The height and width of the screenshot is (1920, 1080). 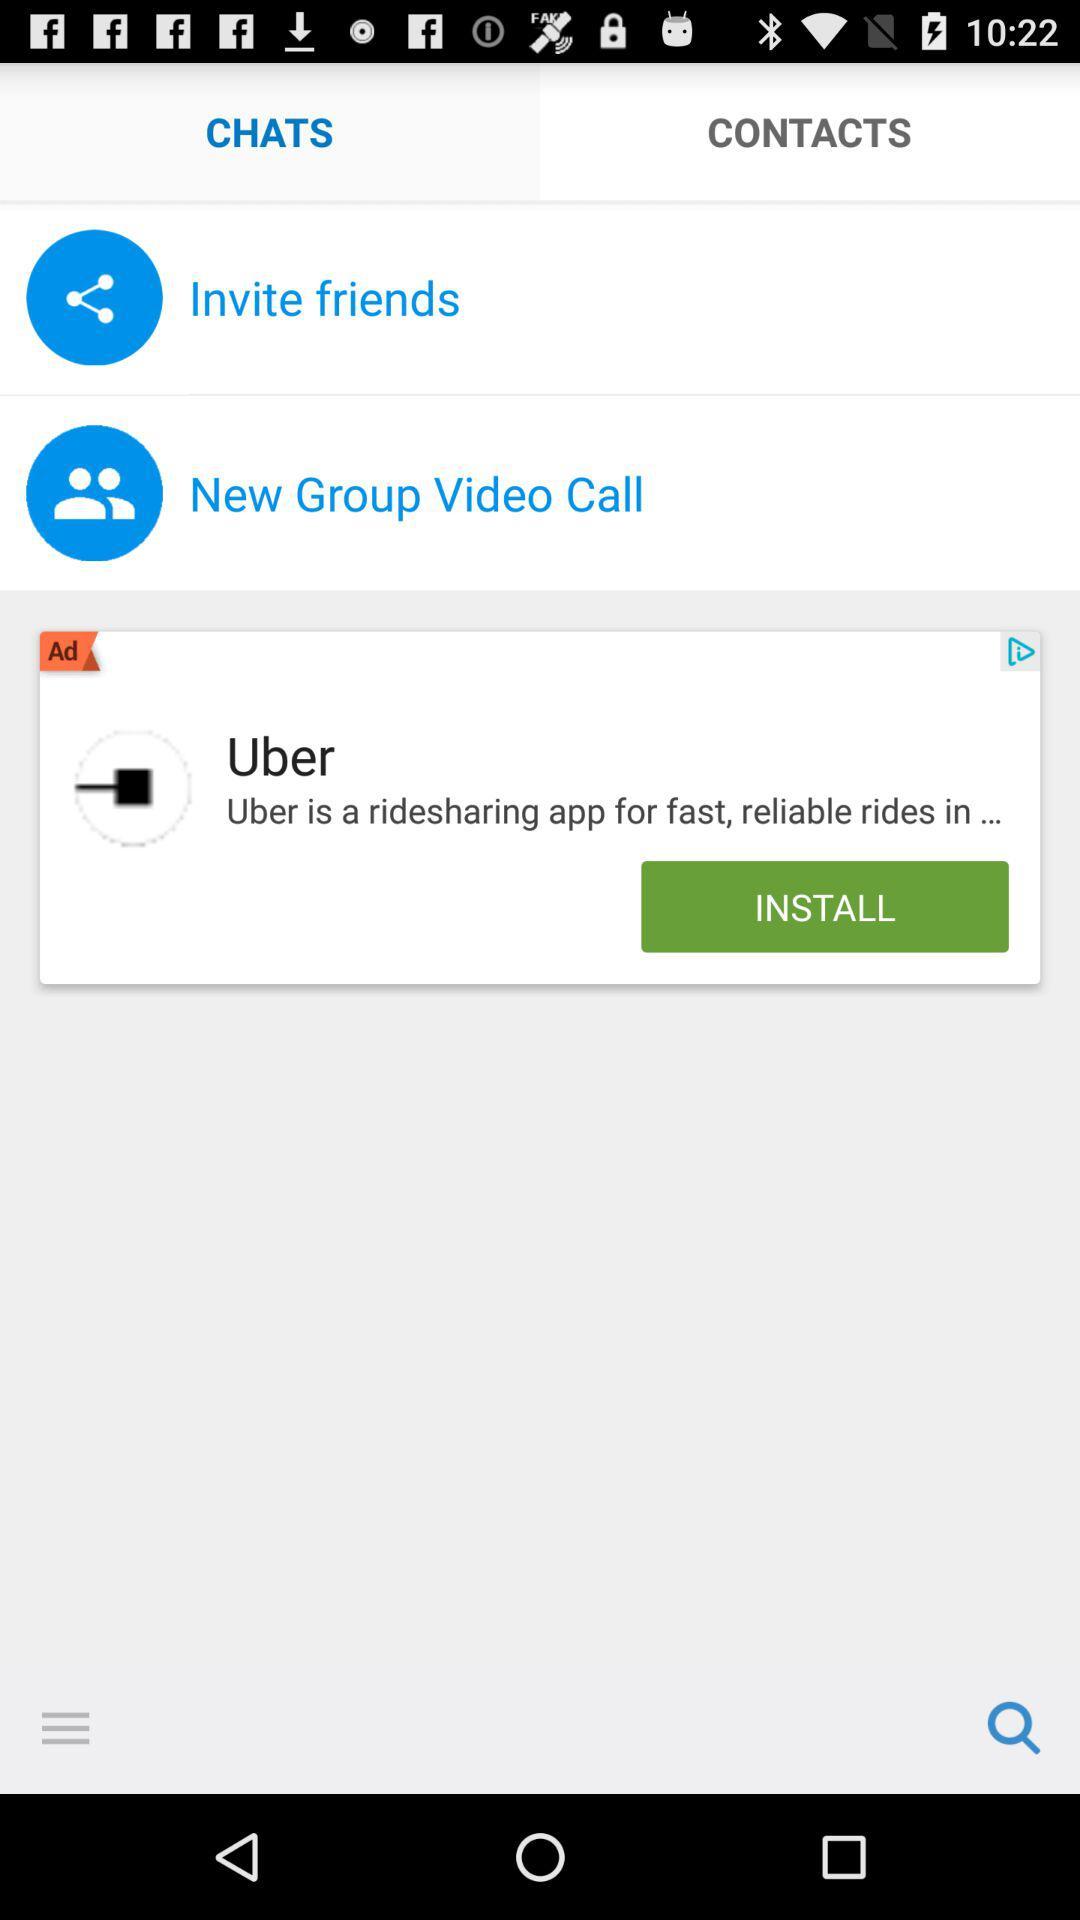 I want to click on install icon, so click(x=825, y=905).